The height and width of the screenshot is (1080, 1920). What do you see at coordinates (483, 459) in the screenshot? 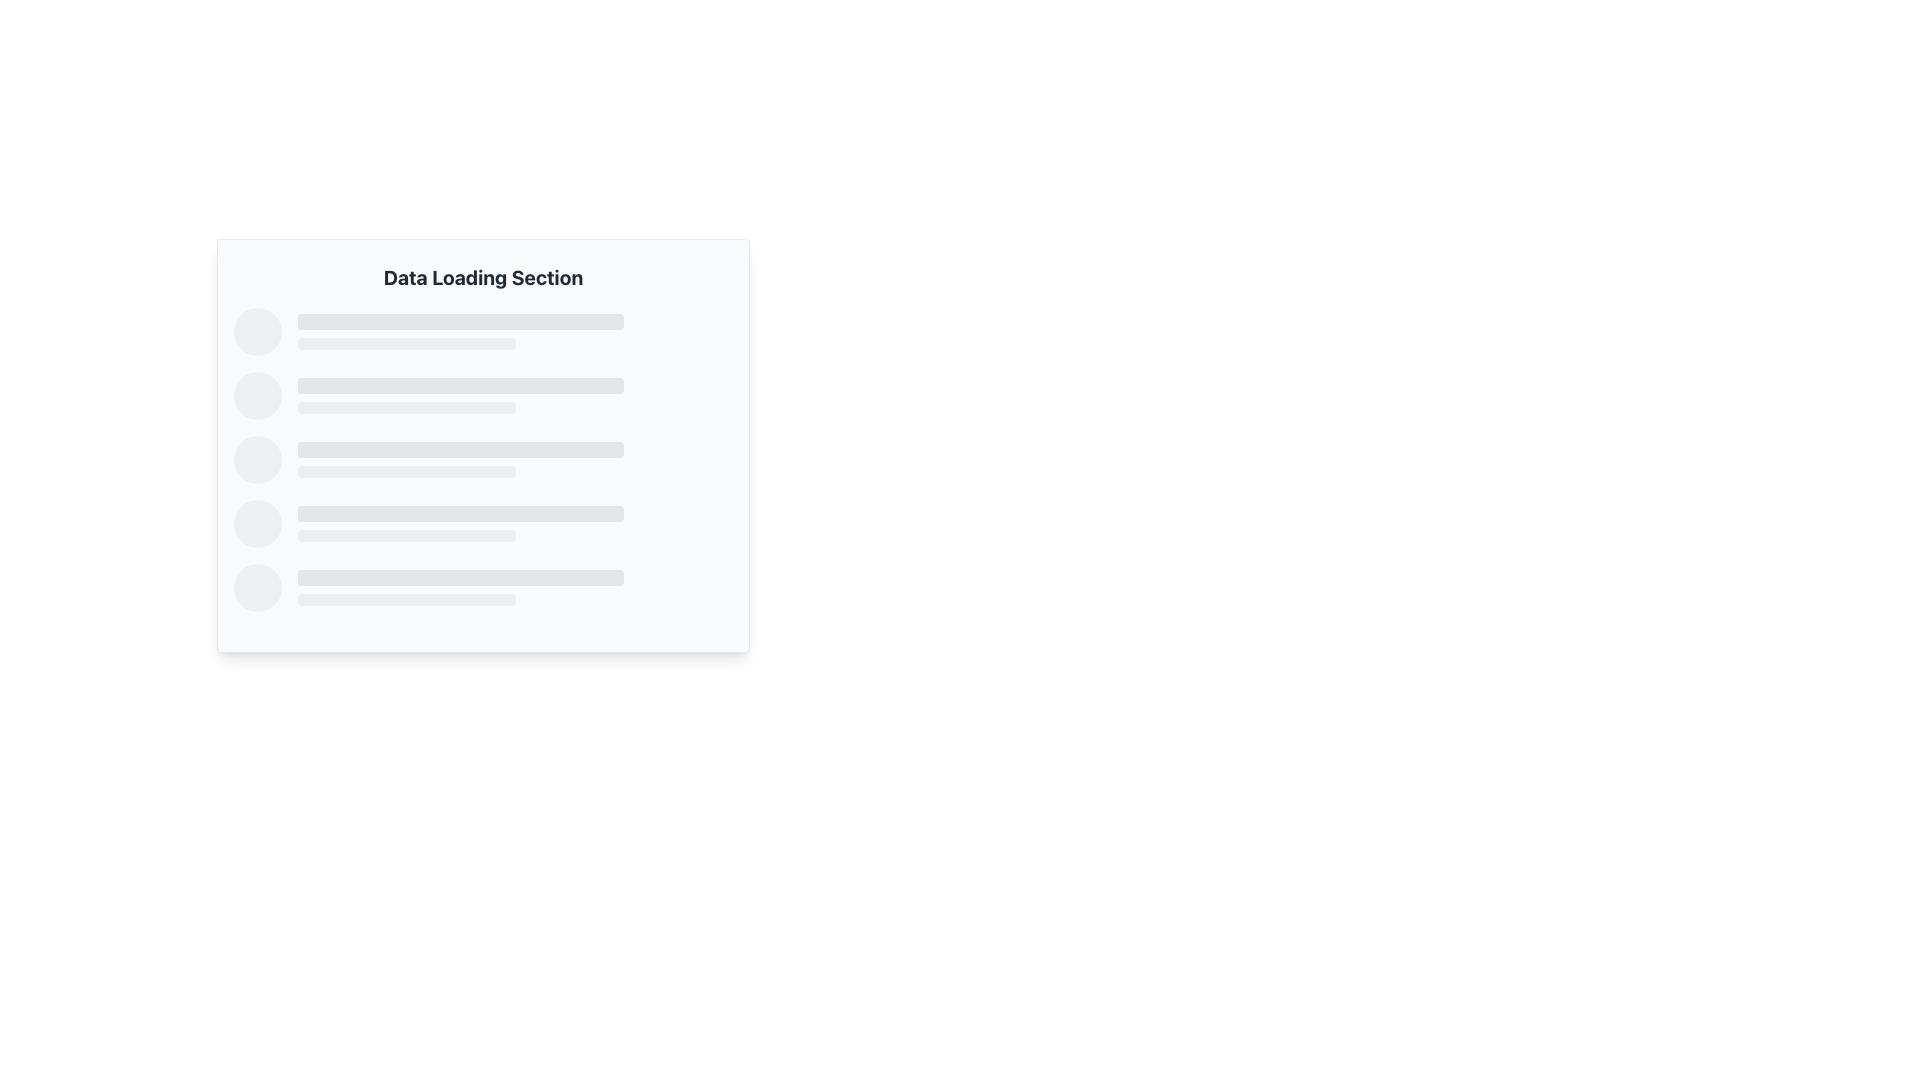
I see `the third list entry placeholder in the 'Data Loading Section' area, which is styled with gray layout and has two horizontal bars of different widths` at bounding box center [483, 459].